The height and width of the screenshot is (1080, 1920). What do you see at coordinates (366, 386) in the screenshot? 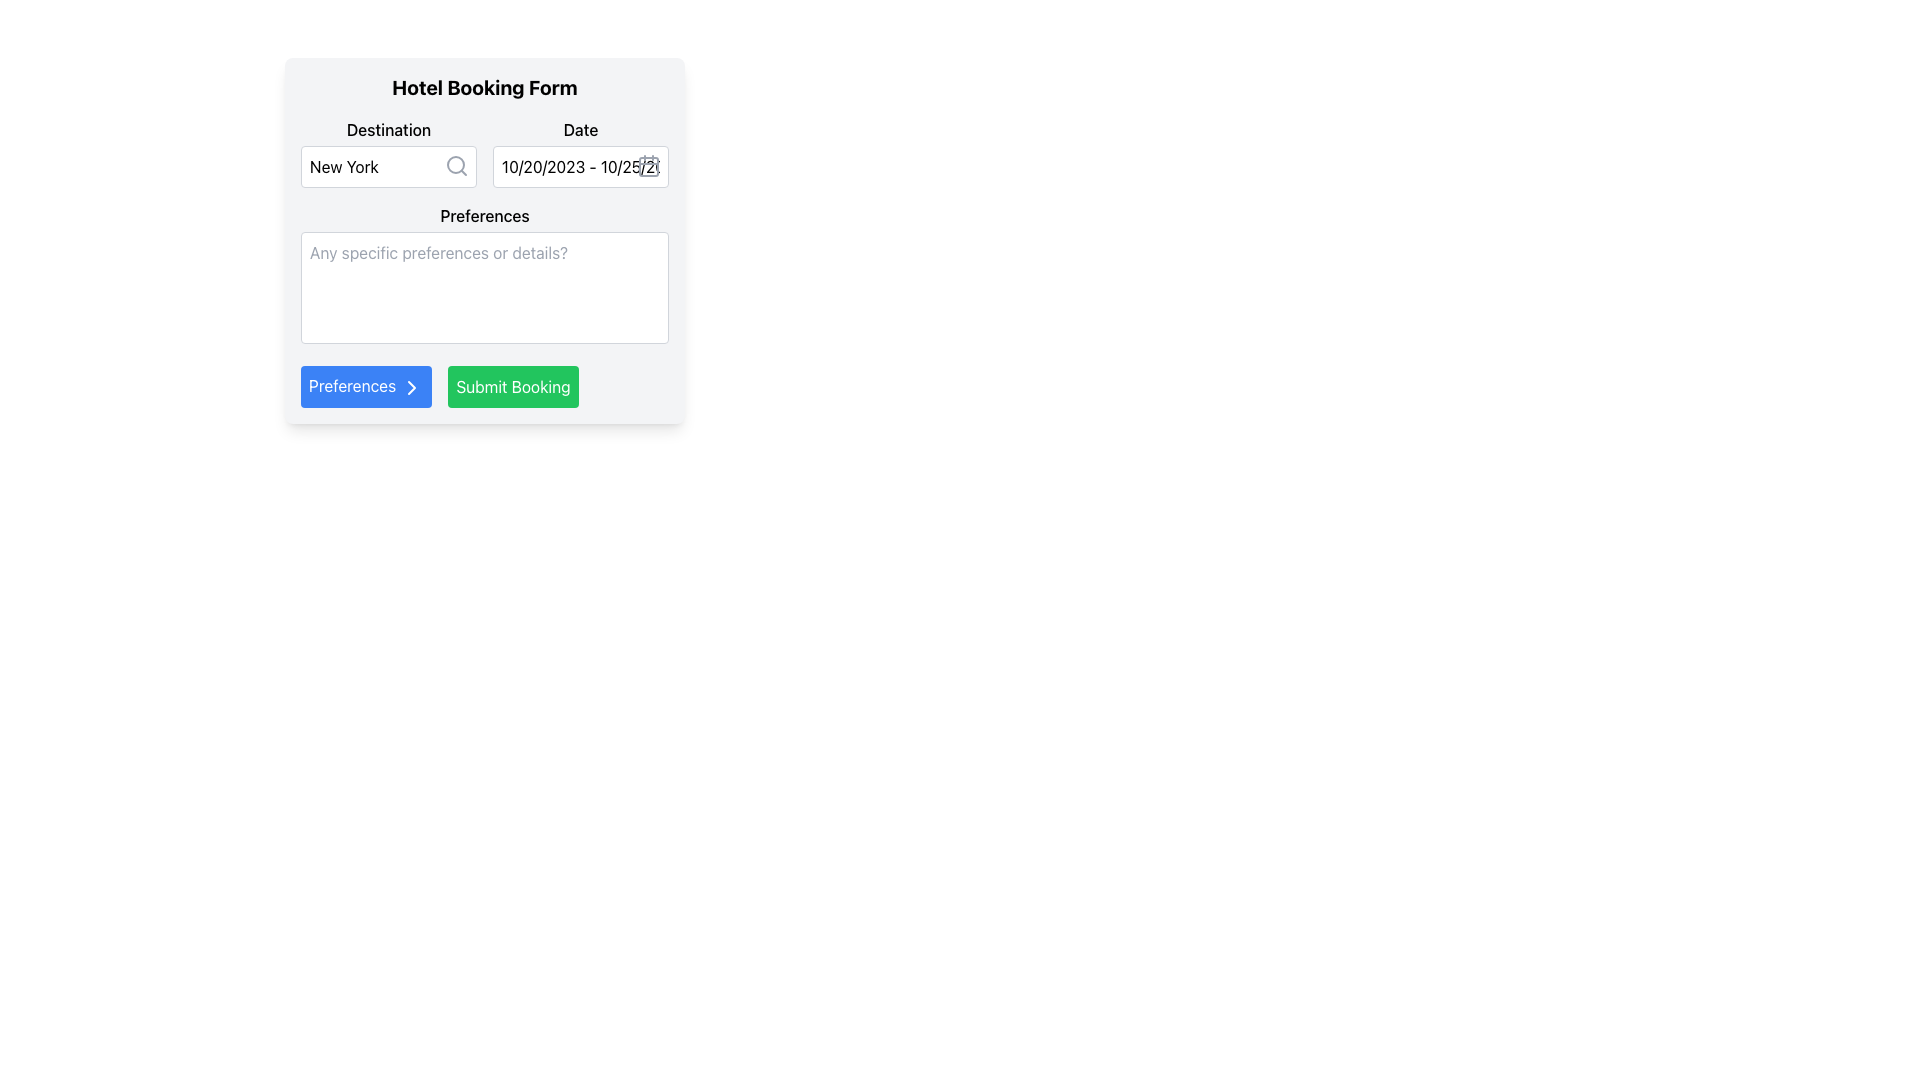
I see `the preferences button located at the bottom-left corner of the main card layout` at bounding box center [366, 386].